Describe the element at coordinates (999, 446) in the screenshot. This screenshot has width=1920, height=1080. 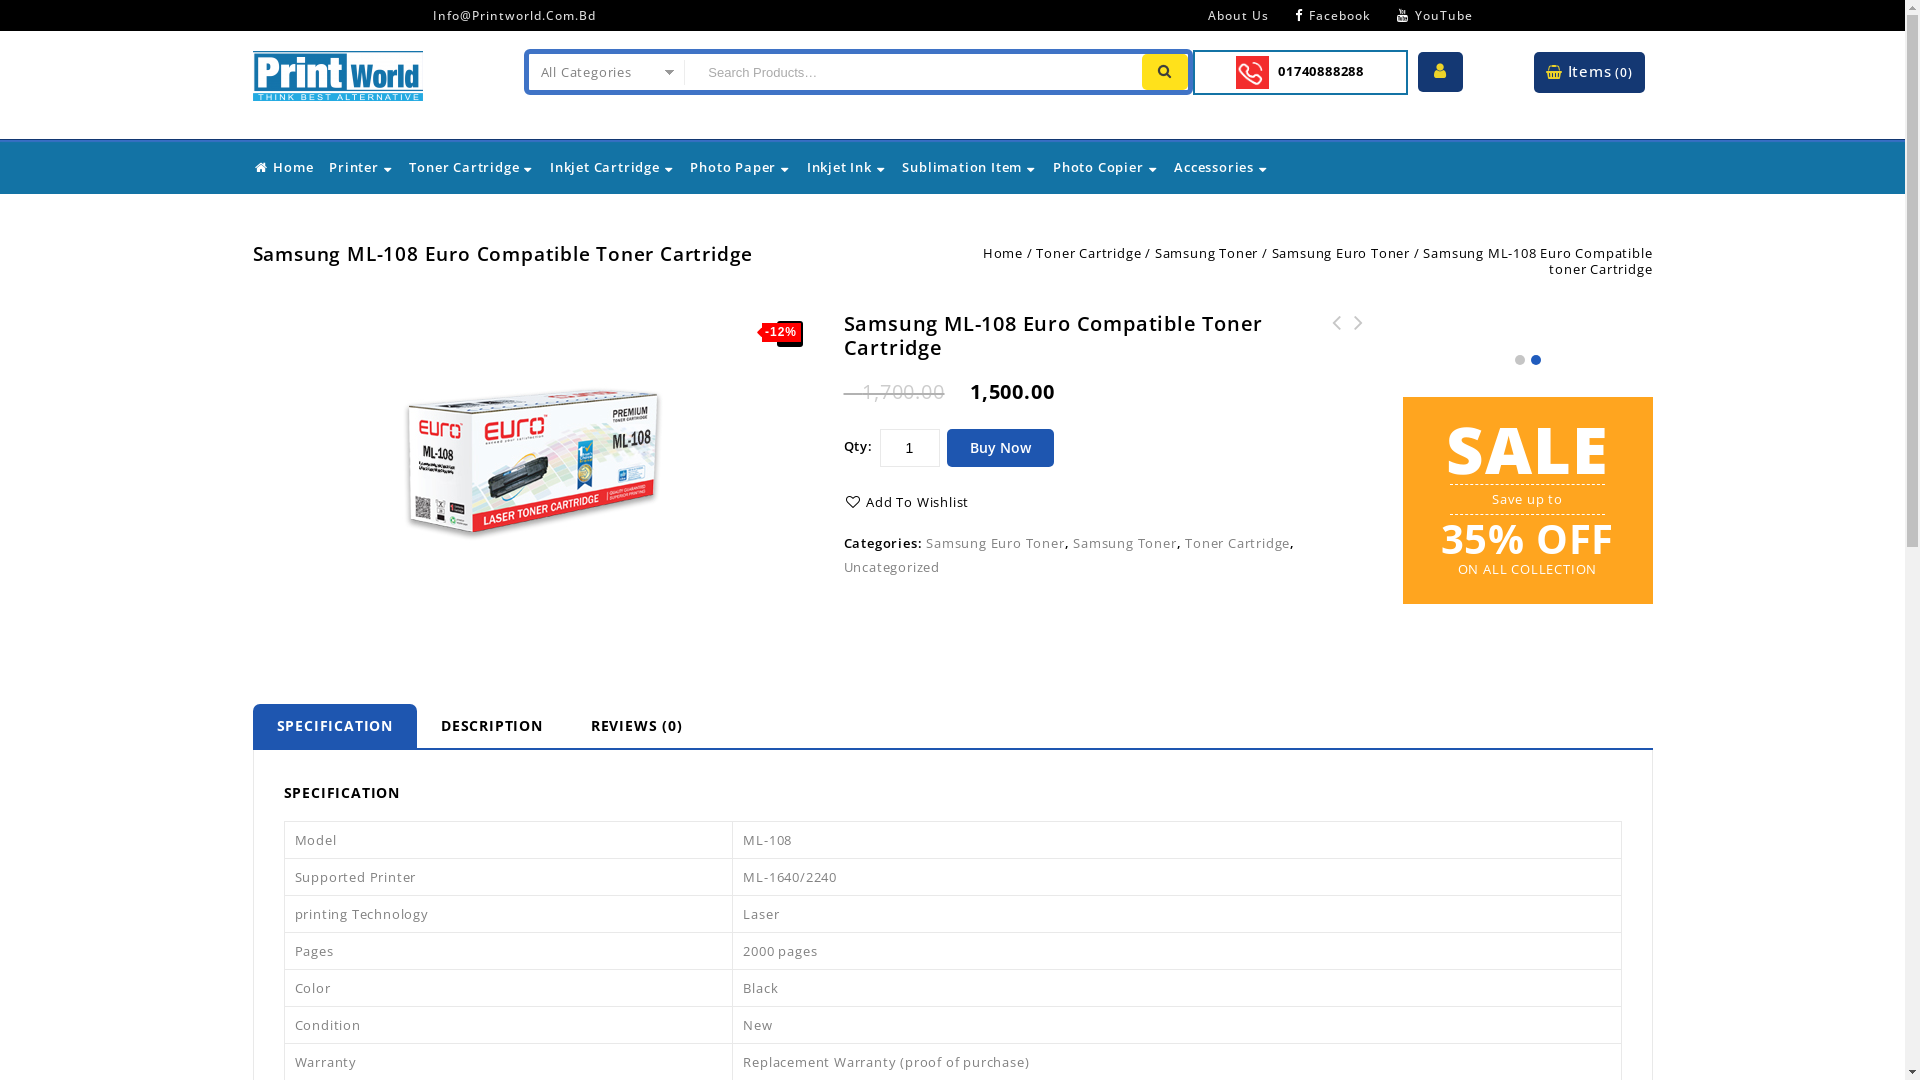
I see `'Buy Now'` at that location.